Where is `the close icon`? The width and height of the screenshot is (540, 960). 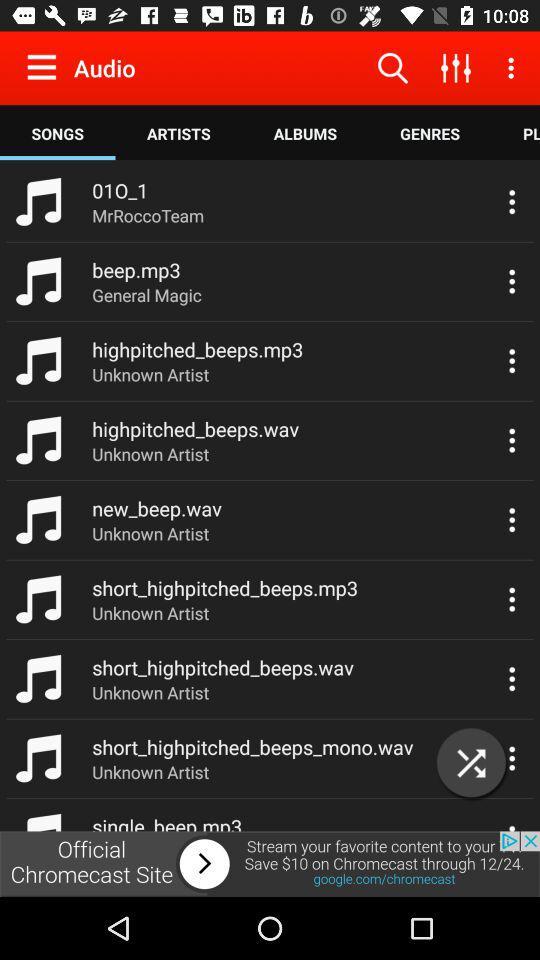 the close icon is located at coordinates (471, 762).